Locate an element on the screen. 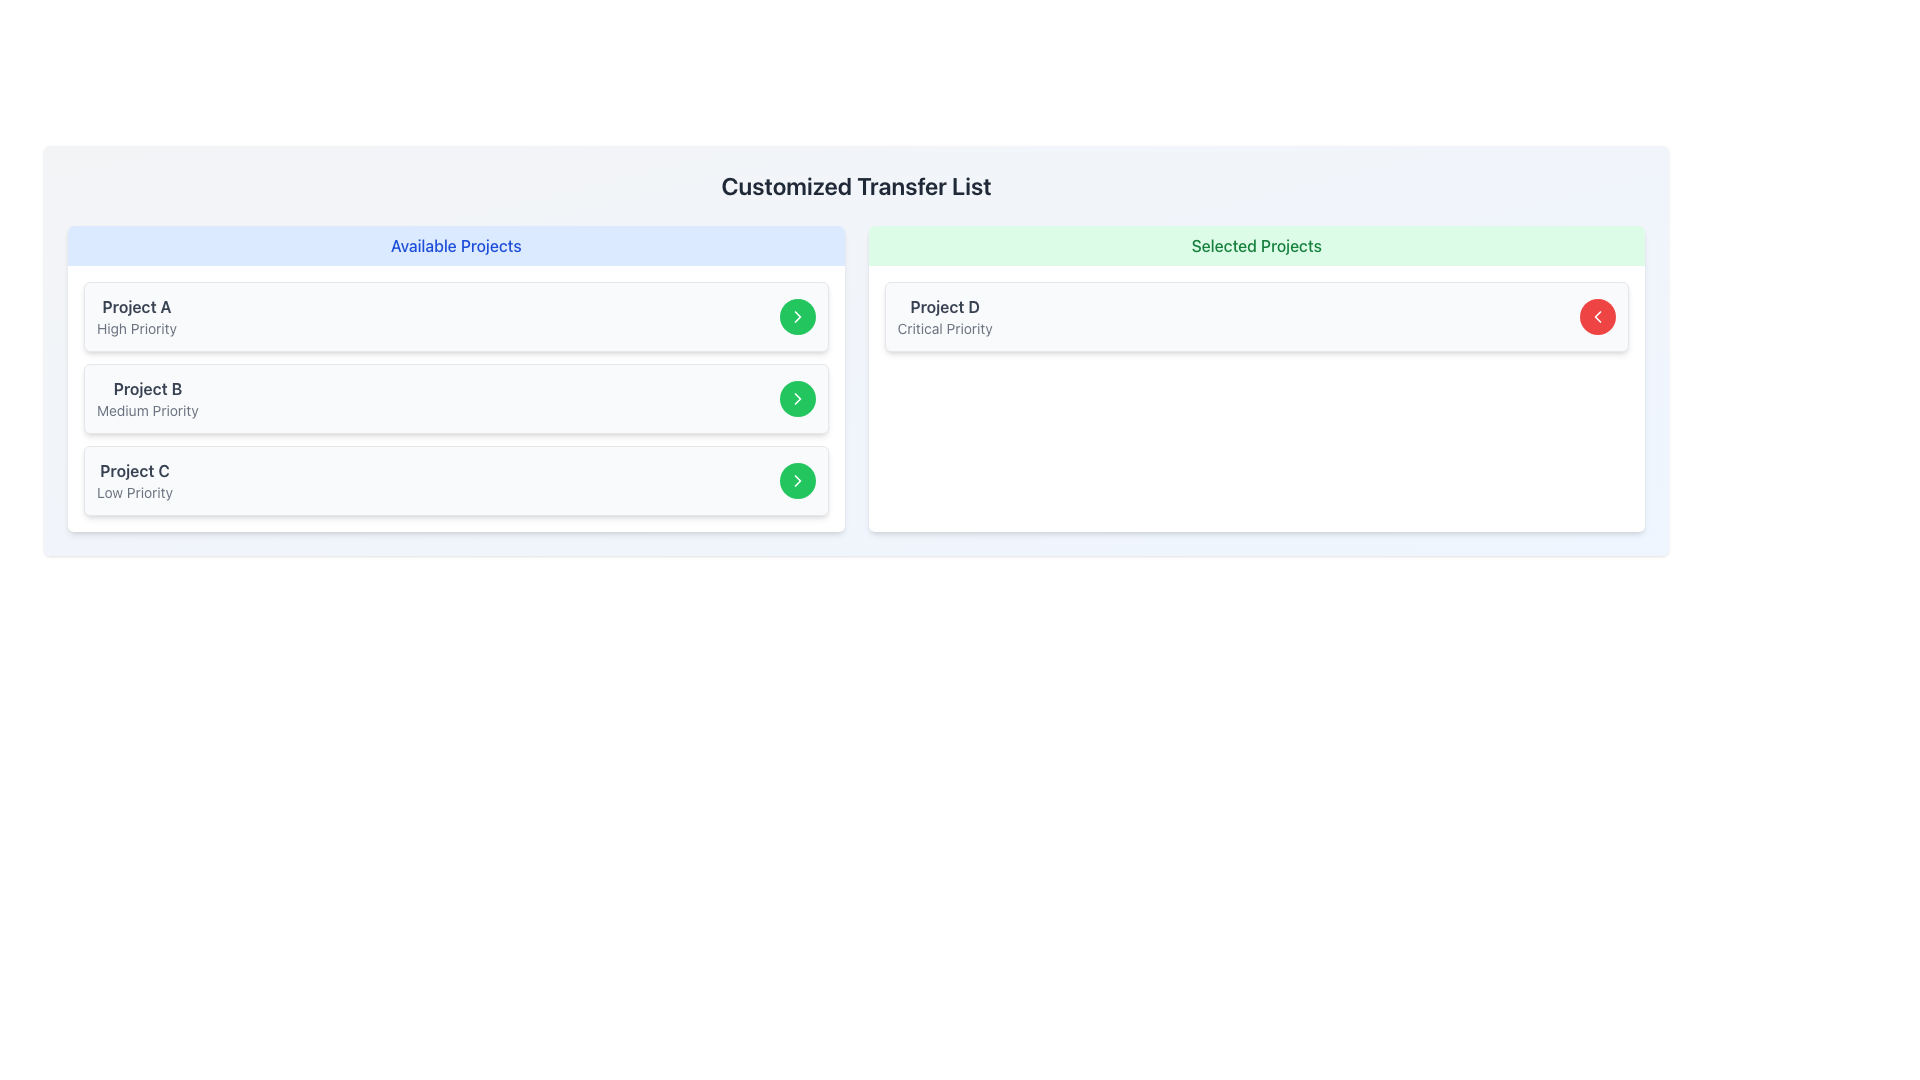 This screenshot has width=1920, height=1080. text label indicating 'Critical Priority' for 'Project D' located in the card under 'Selected Projects' is located at coordinates (944, 327).